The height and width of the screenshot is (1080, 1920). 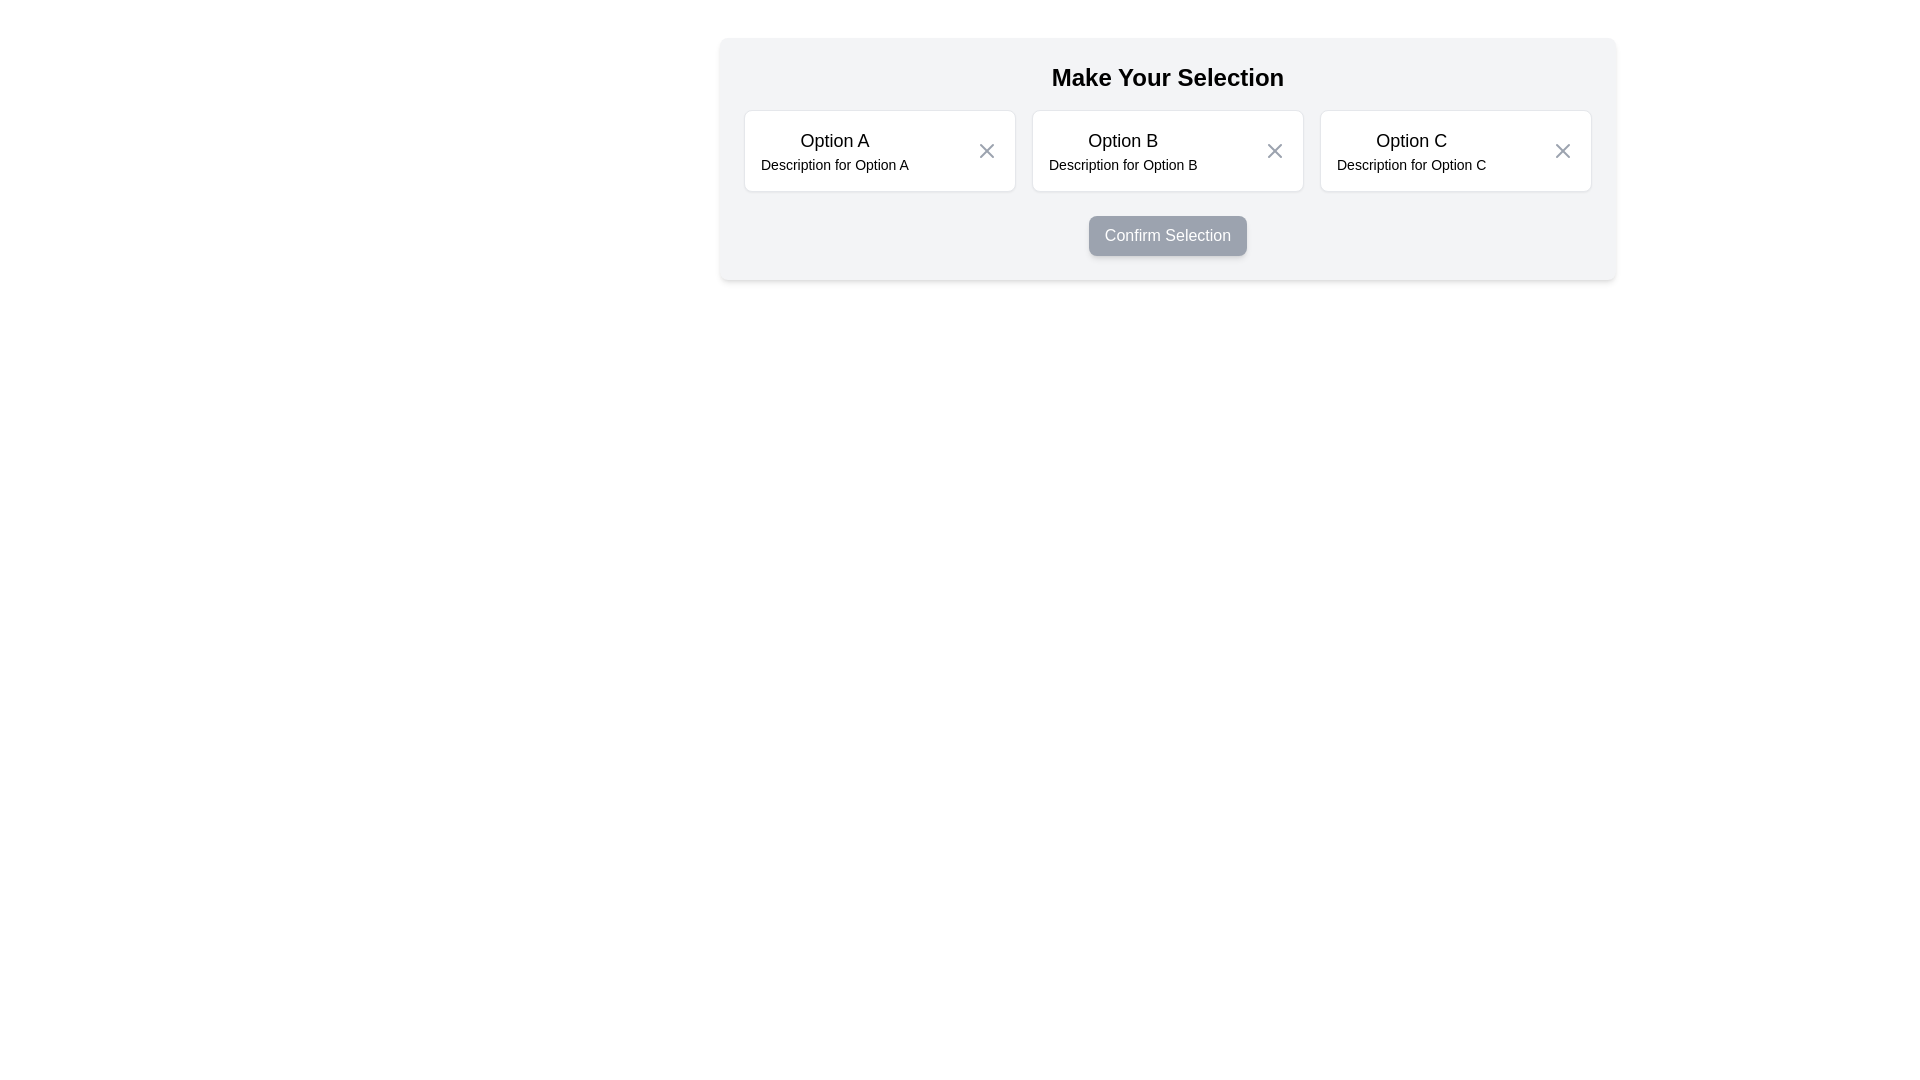 What do you see at coordinates (1562, 149) in the screenshot?
I see `the Close icon located in the top-right corner of the 'Option C' box` at bounding box center [1562, 149].